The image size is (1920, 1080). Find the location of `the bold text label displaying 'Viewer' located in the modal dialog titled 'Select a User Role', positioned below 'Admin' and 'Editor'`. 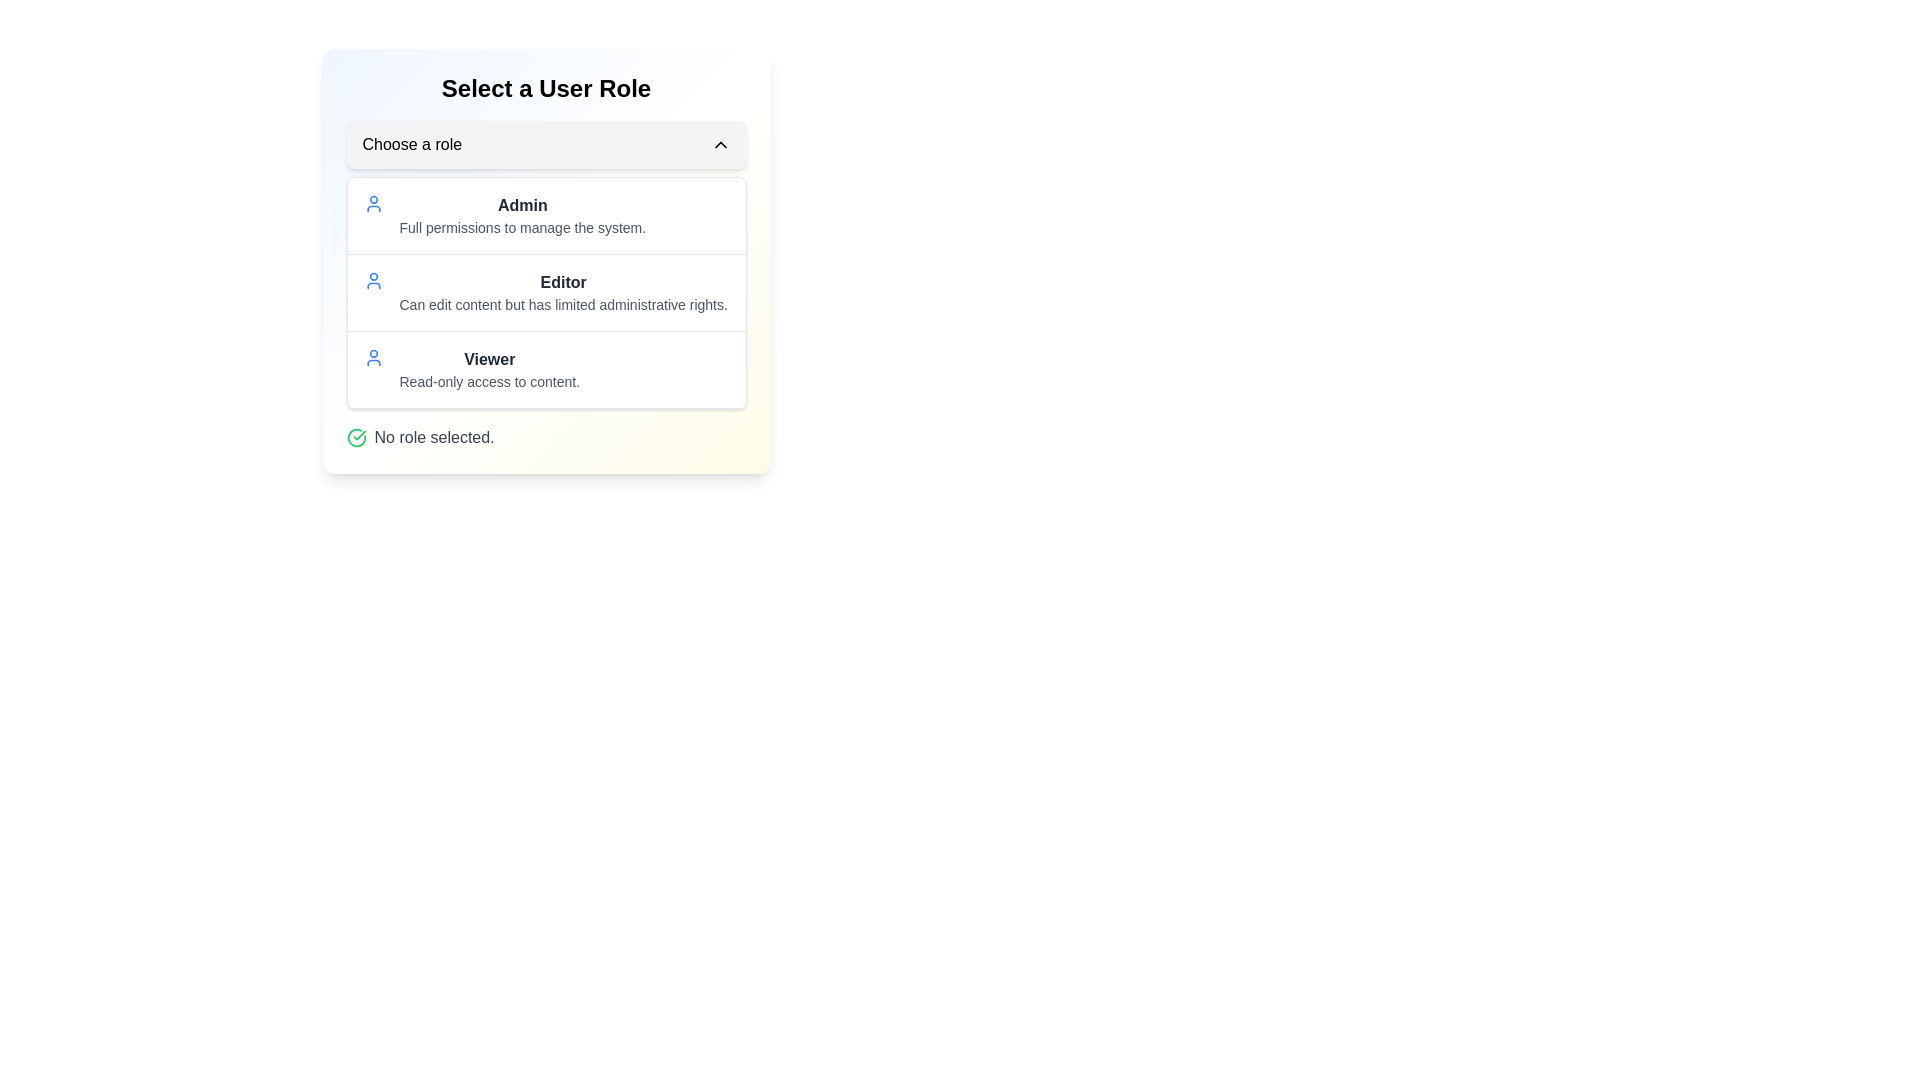

the bold text label displaying 'Viewer' located in the modal dialog titled 'Select a User Role', positioned below 'Admin' and 'Editor' is located at coordinates (489, 358).